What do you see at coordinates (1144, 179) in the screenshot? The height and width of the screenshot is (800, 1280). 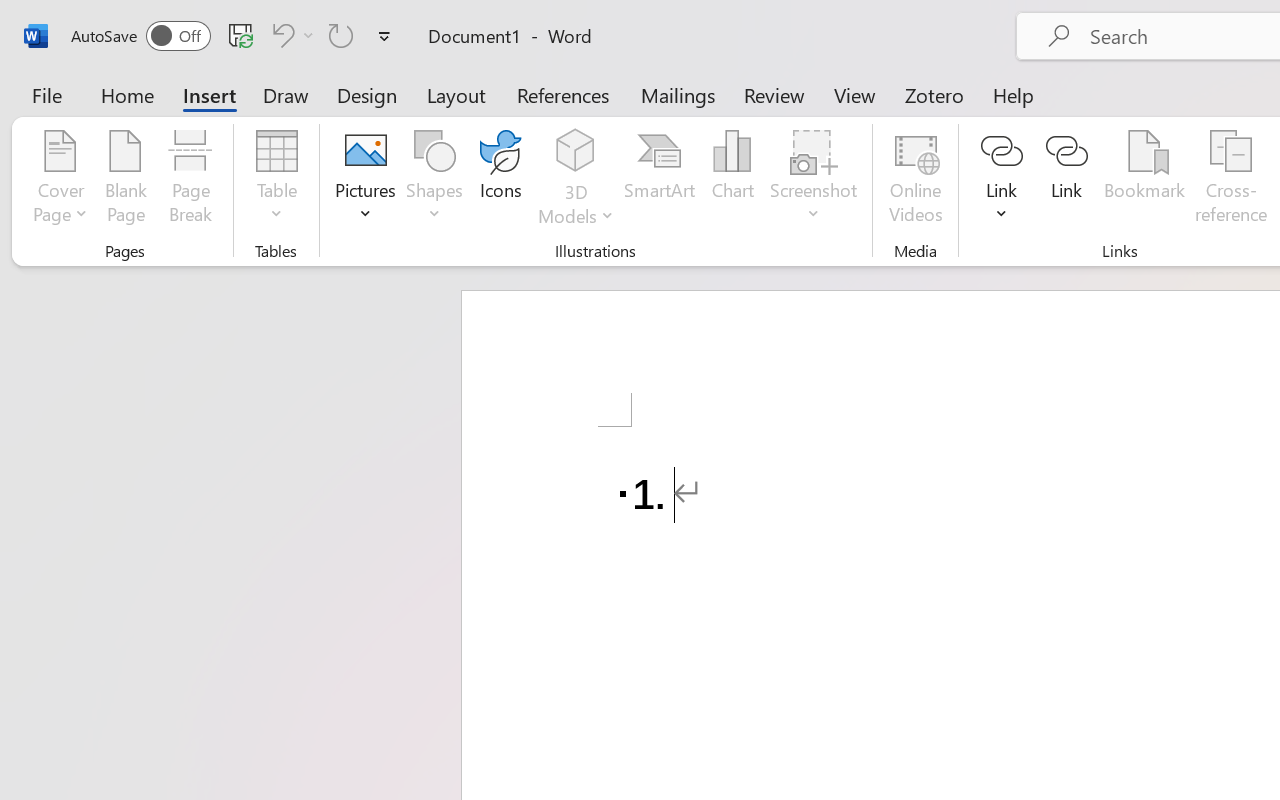 I see `'Bookmark...'` at bounding box center [1144, 179].